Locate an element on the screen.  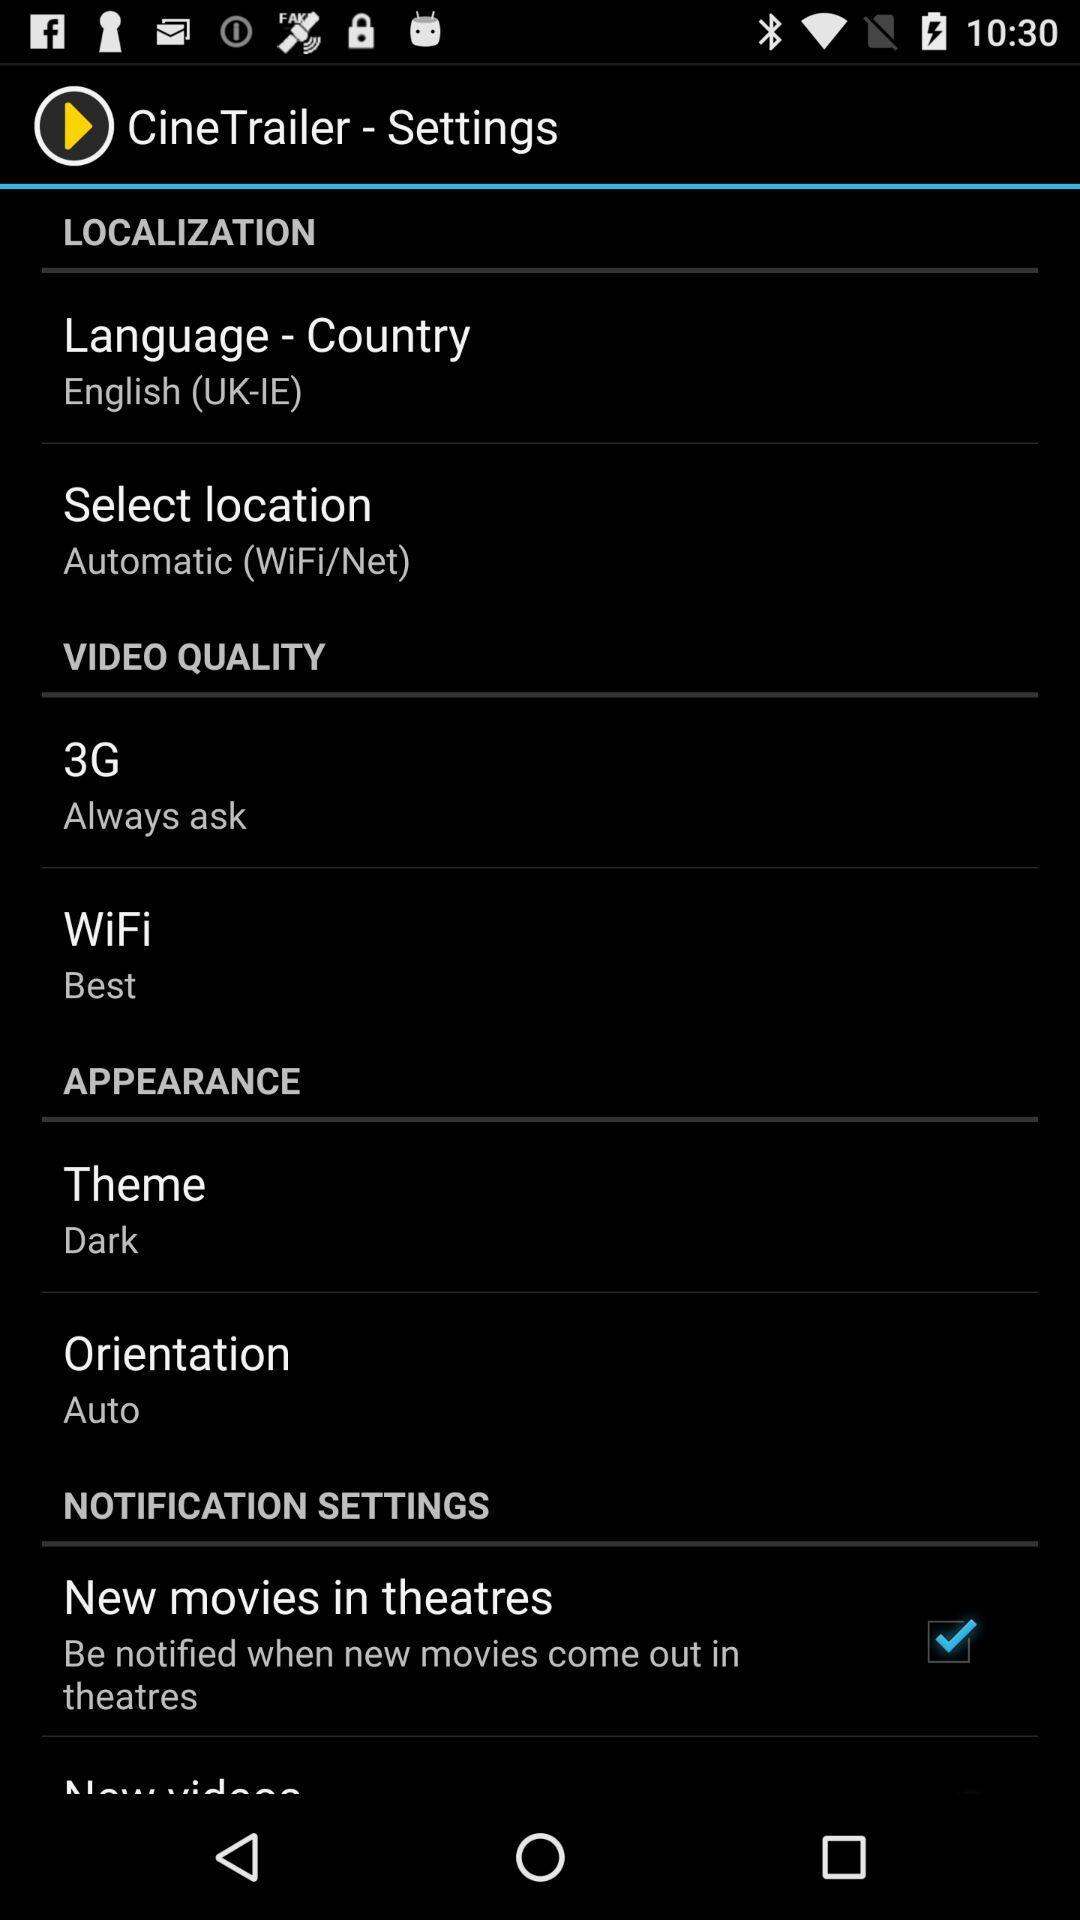
the item above automatic (wifi/net) item is located at coordinates (217, 502).